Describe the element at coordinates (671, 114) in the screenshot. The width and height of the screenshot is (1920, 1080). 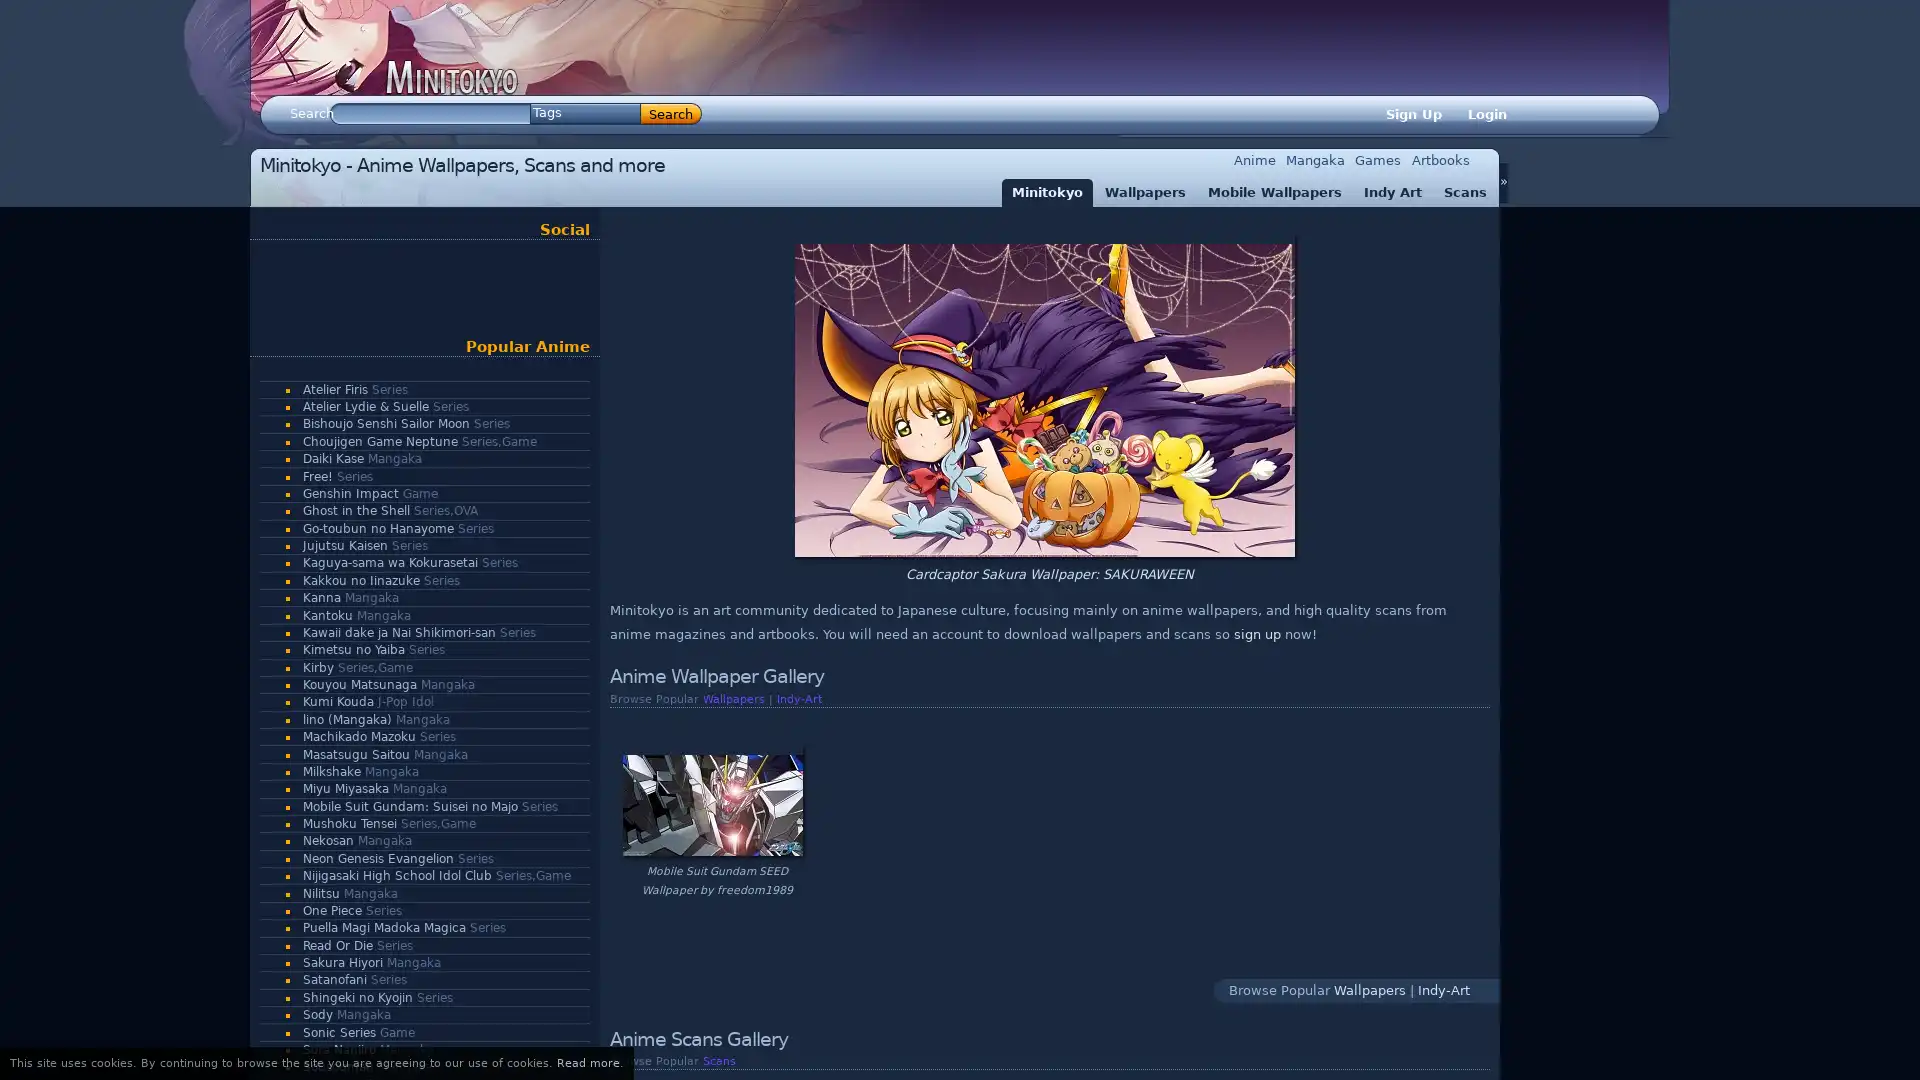
I see `Search` at that location.